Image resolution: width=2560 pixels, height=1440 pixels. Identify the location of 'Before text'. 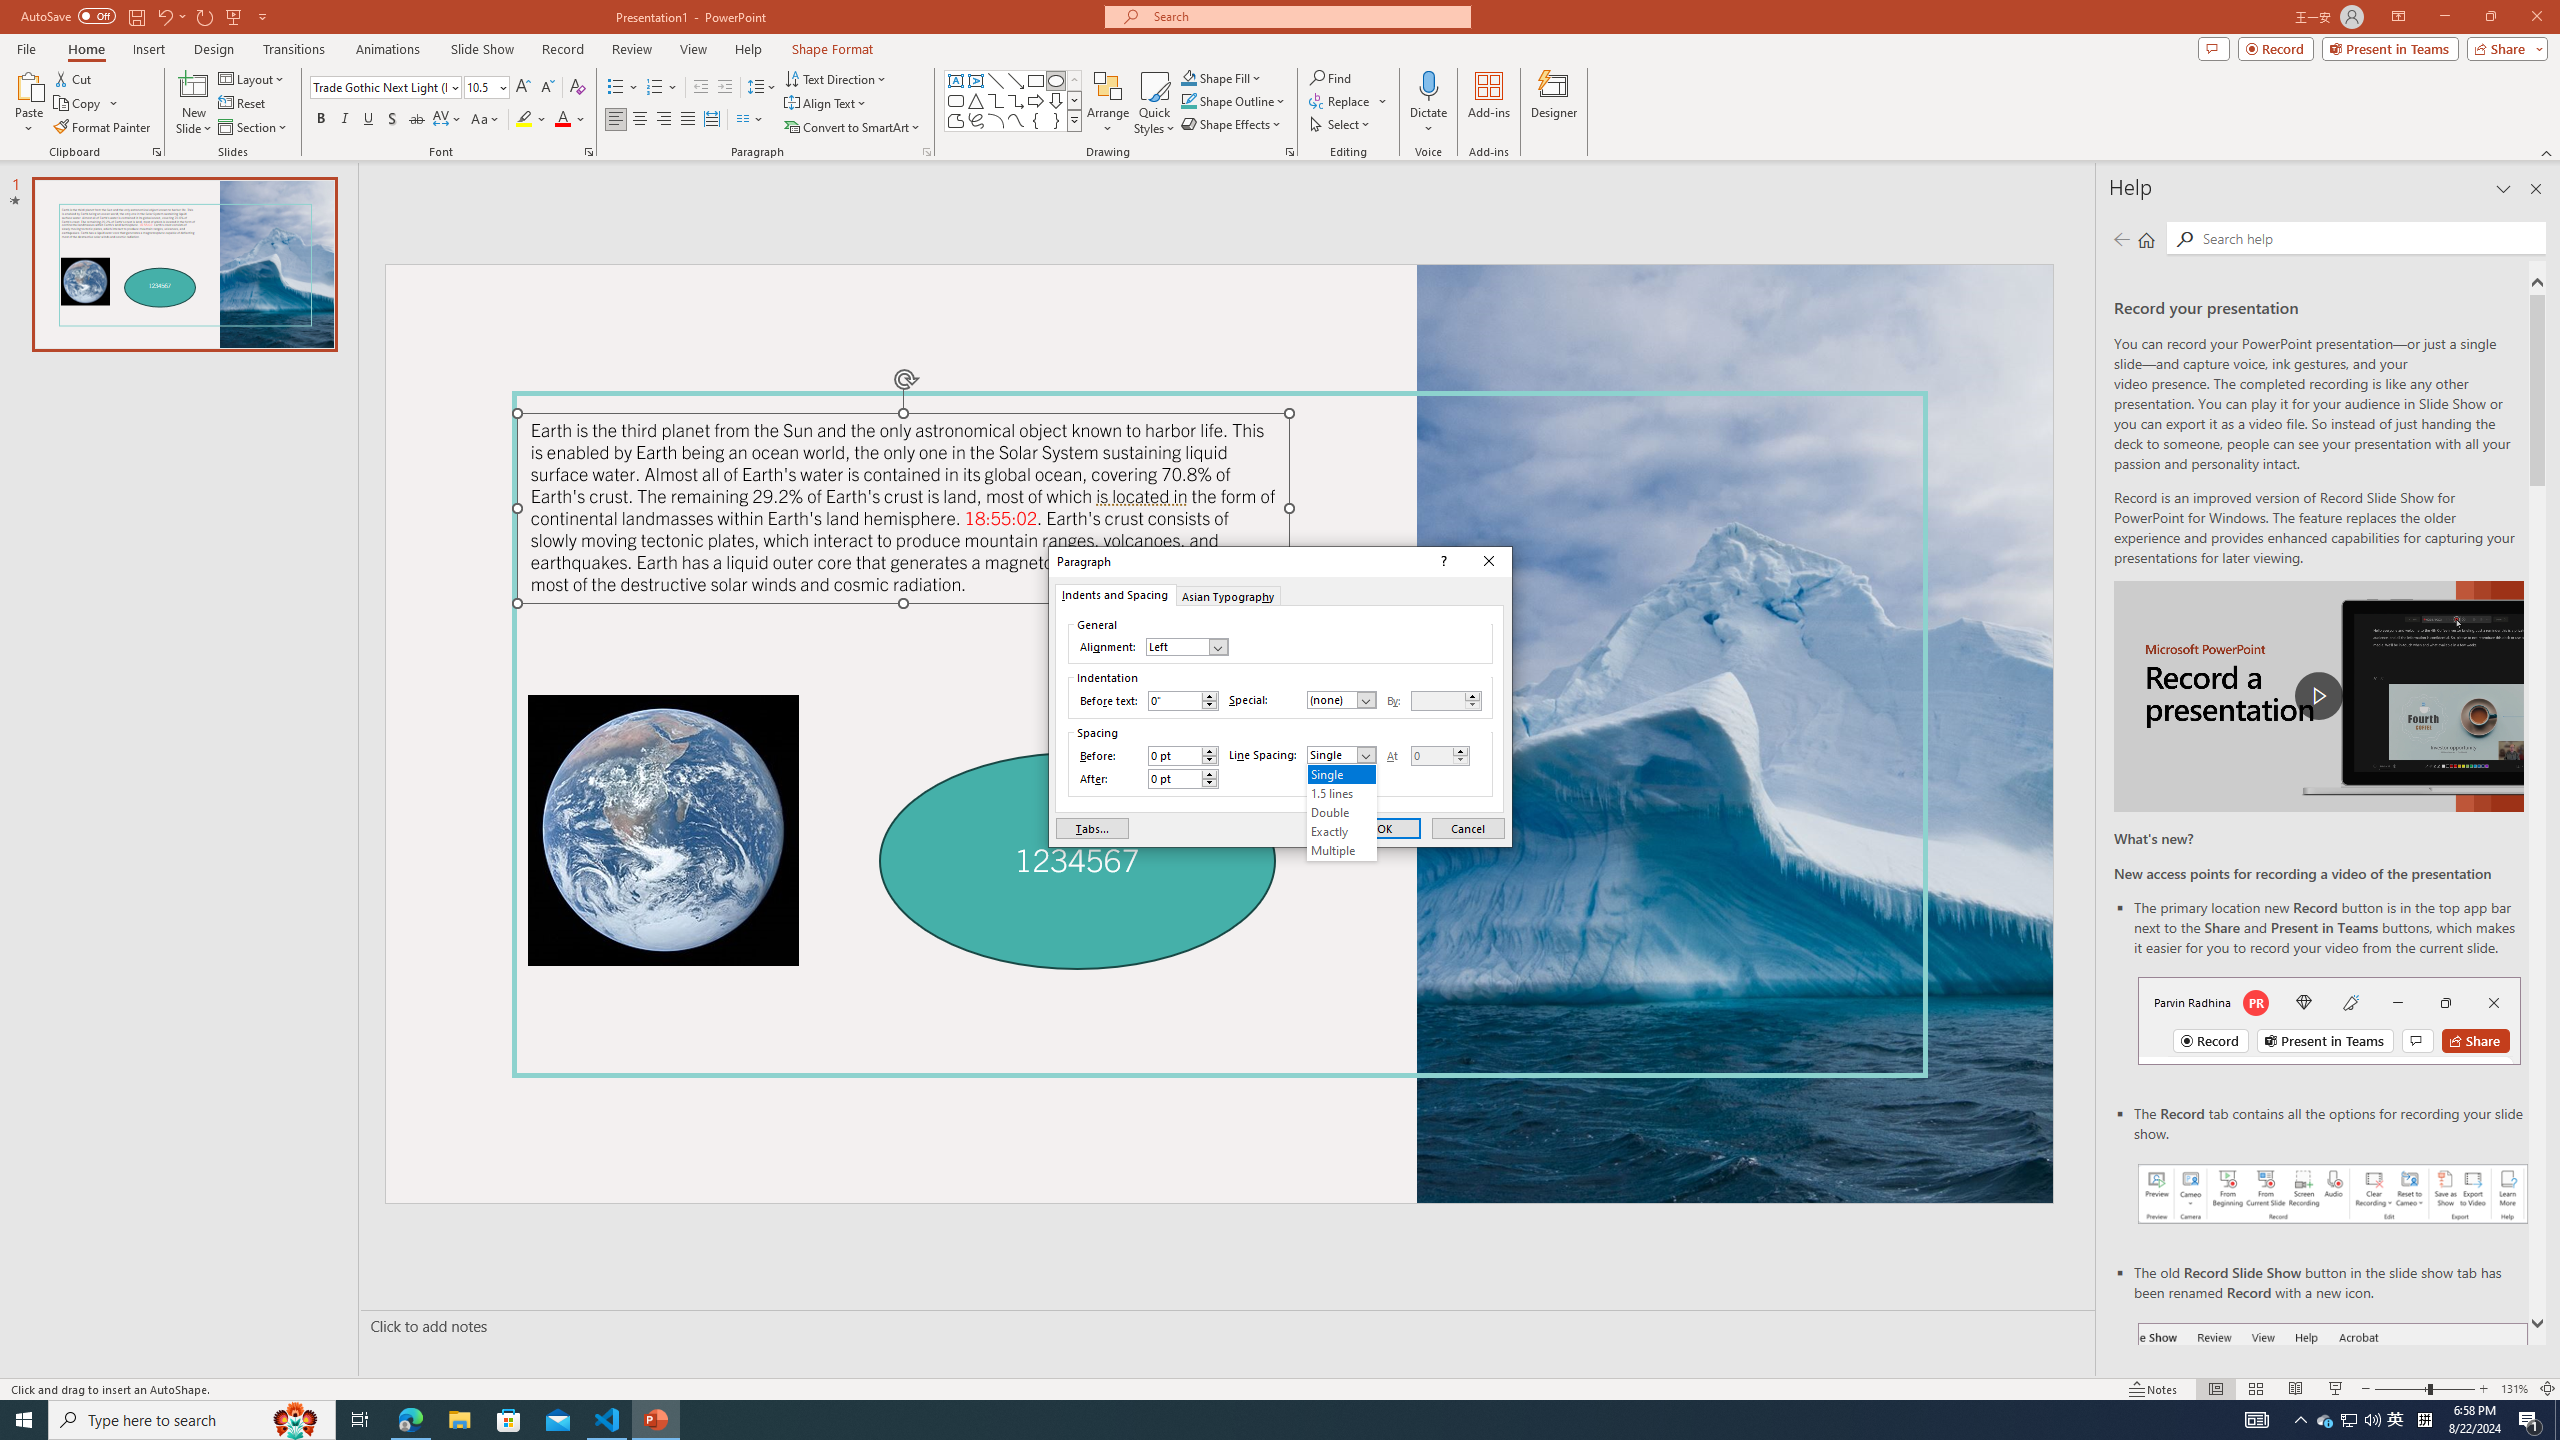
(1174, 700).